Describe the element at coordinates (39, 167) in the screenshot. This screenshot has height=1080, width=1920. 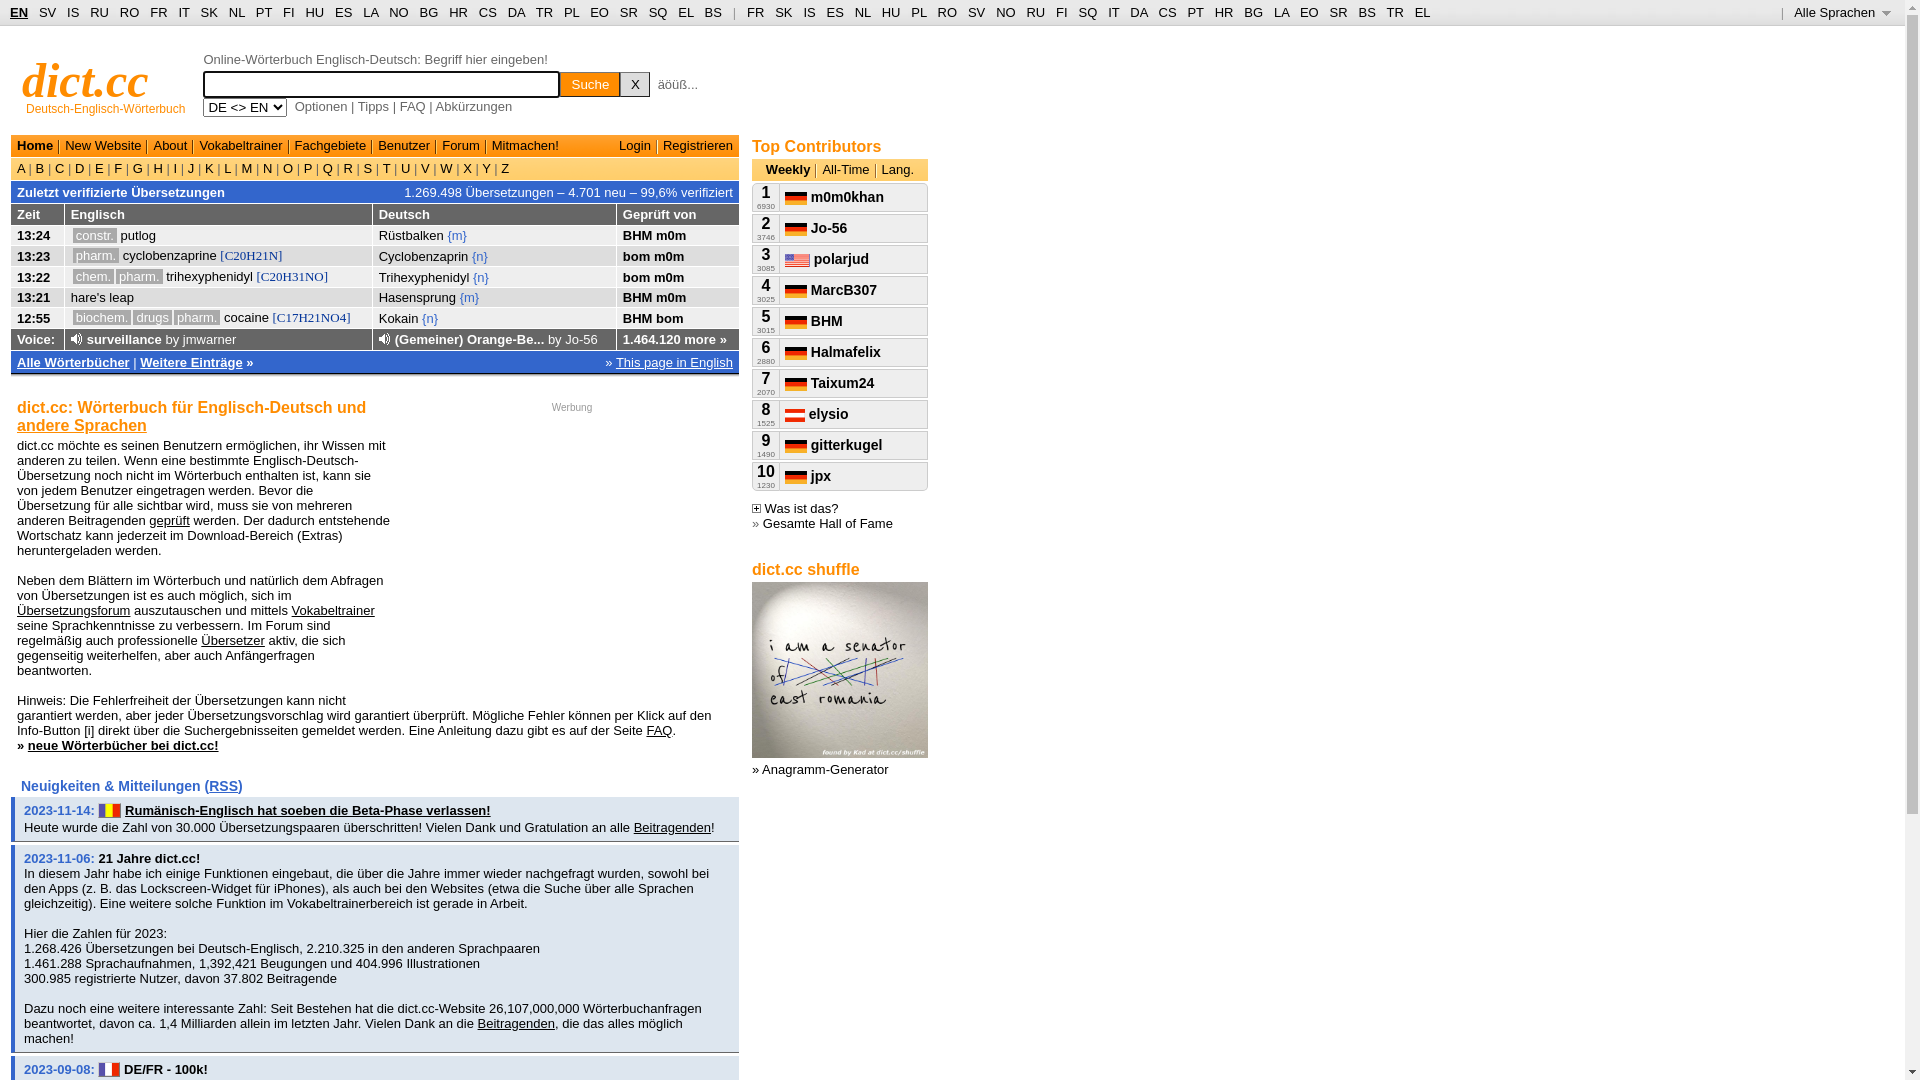
I see `'B'` at that location.